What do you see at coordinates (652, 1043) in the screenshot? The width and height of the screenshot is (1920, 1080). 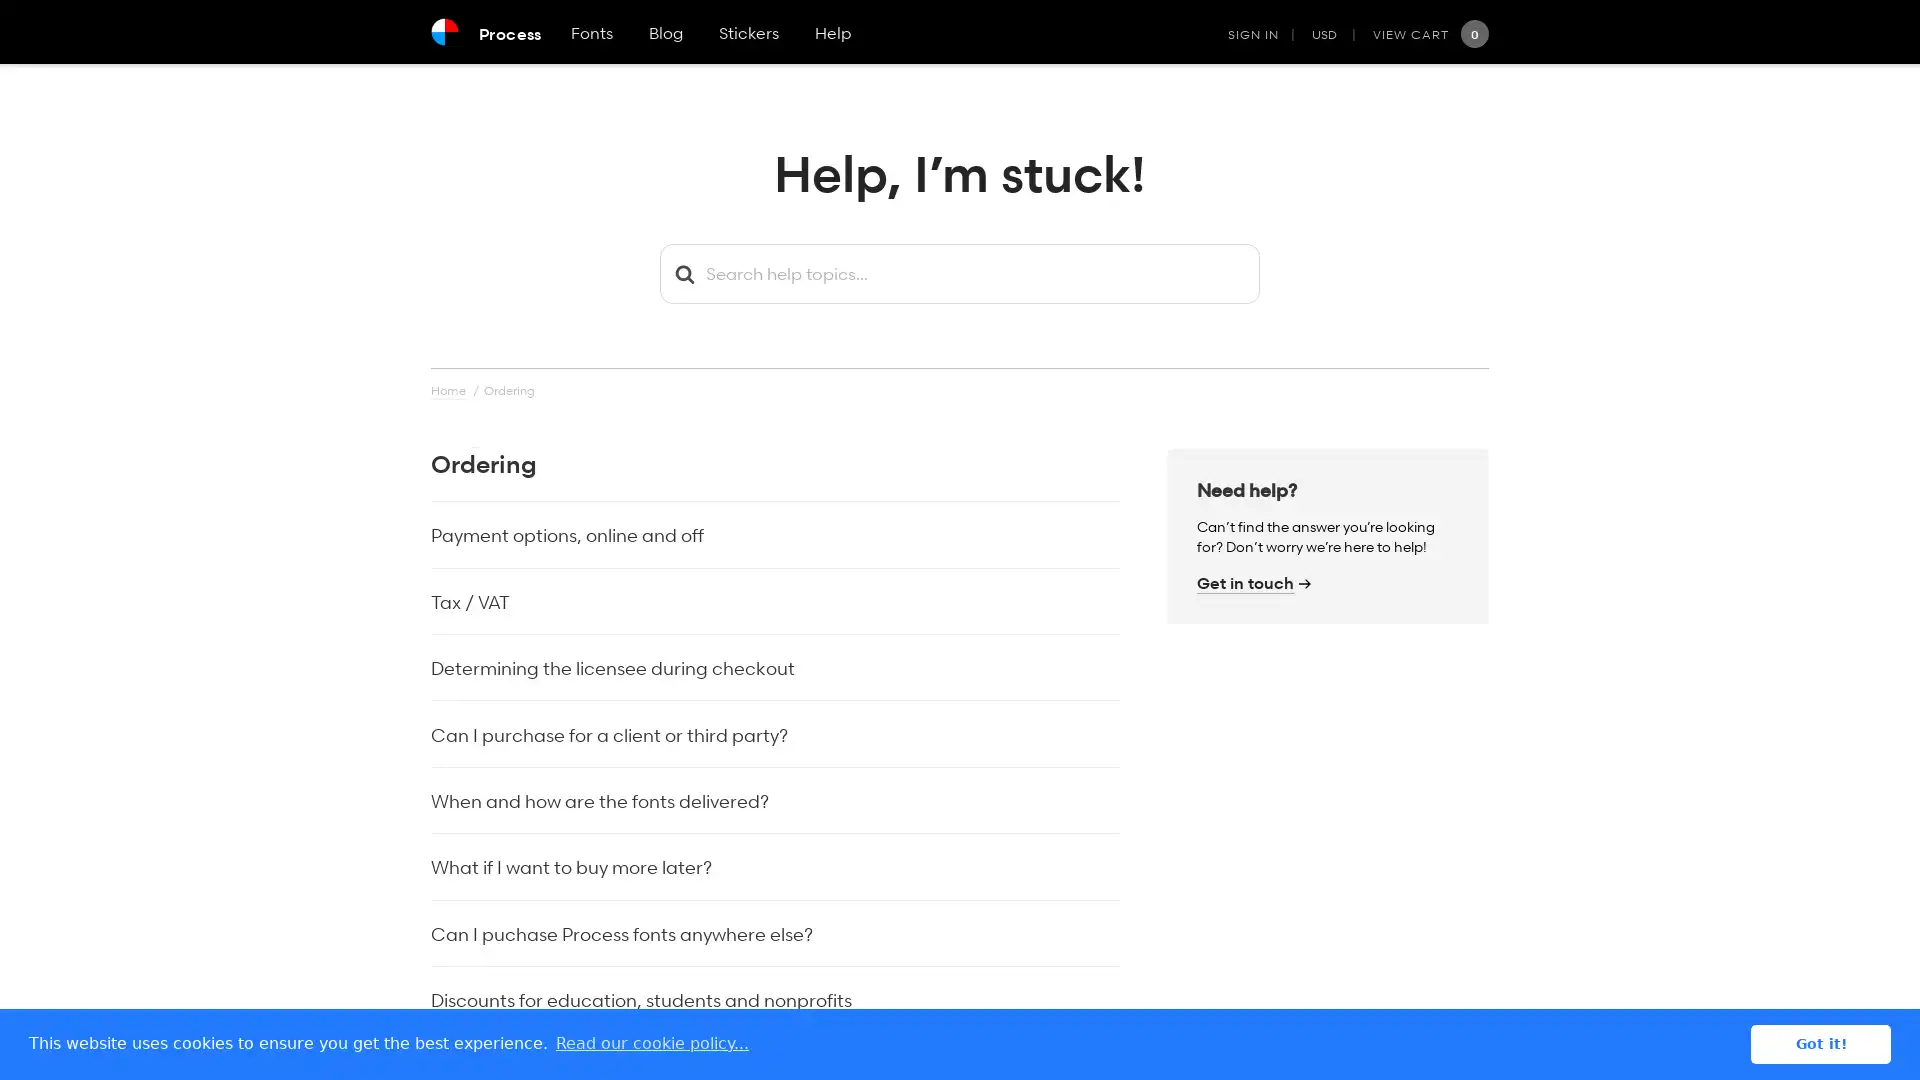 I see `learn more about cookies` at bounding box center [652, 1043].